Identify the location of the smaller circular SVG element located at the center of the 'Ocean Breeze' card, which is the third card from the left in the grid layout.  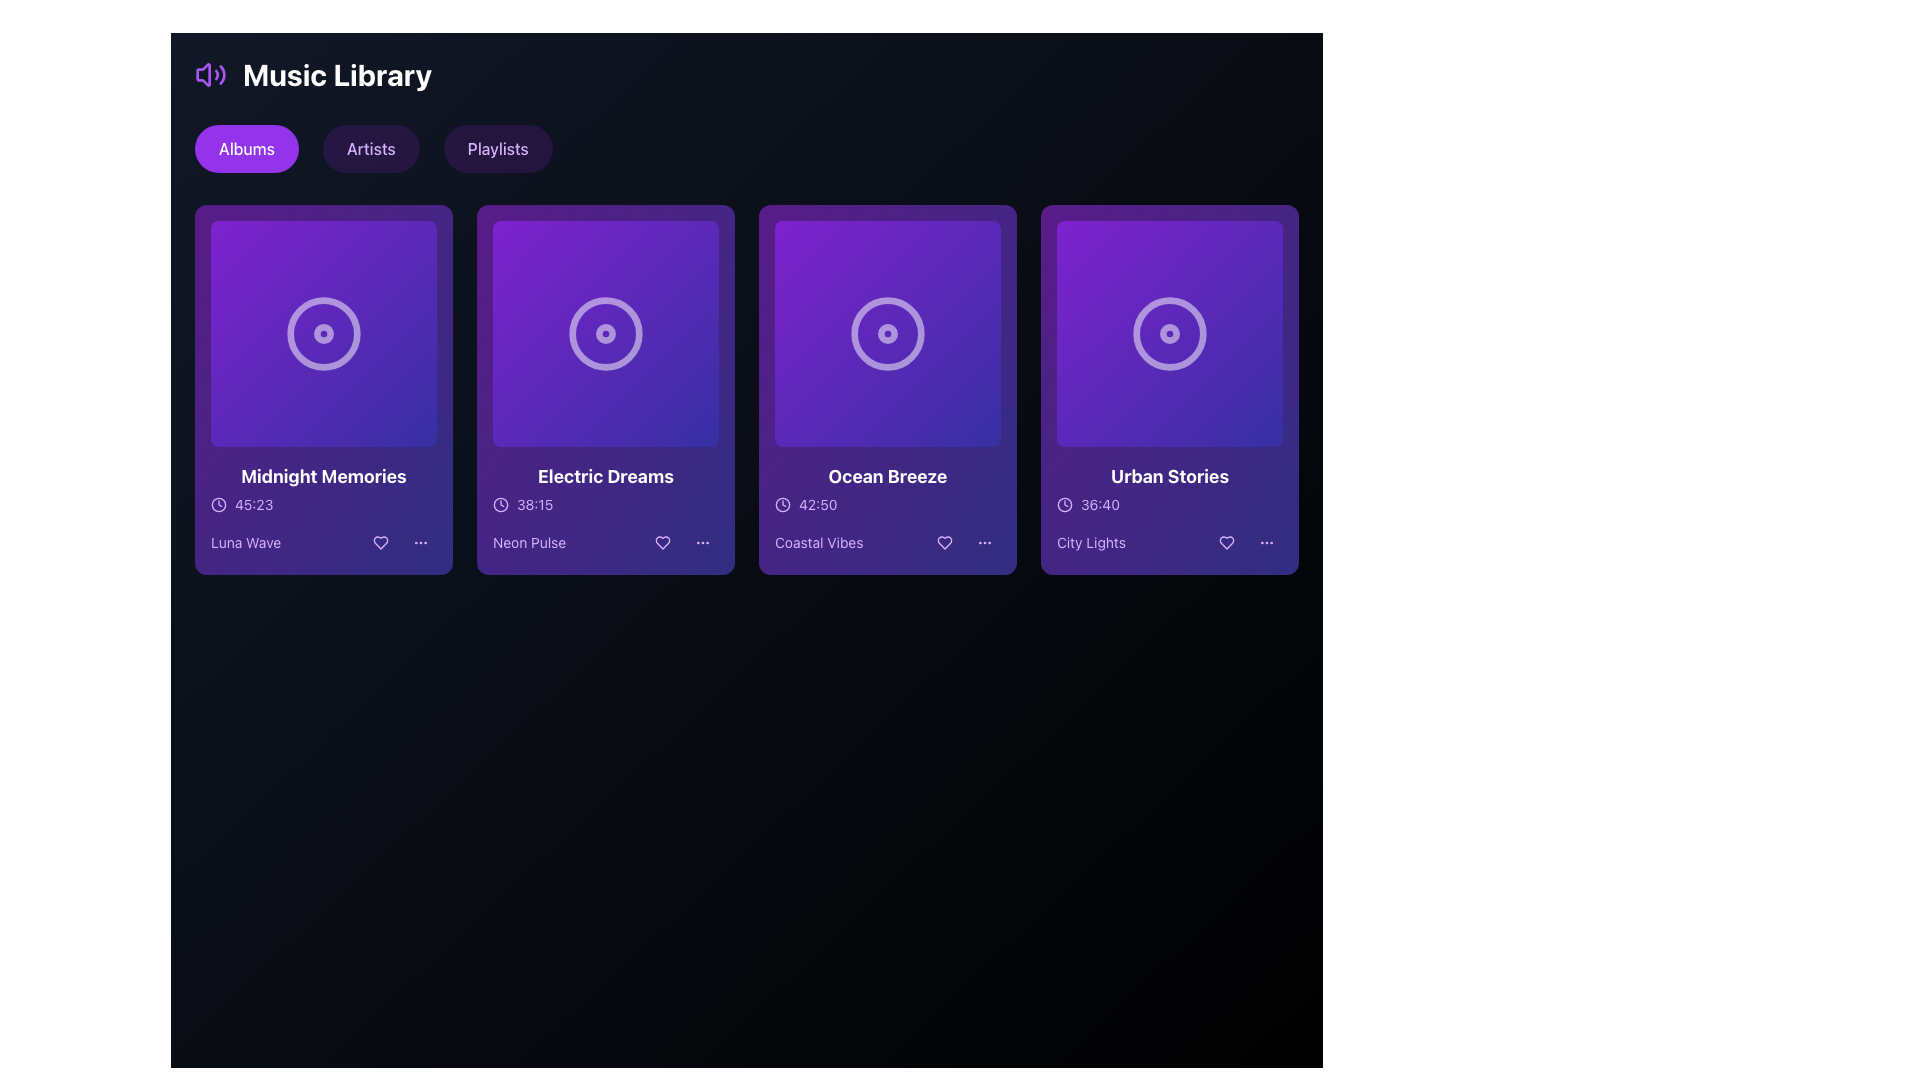
(887, 333).